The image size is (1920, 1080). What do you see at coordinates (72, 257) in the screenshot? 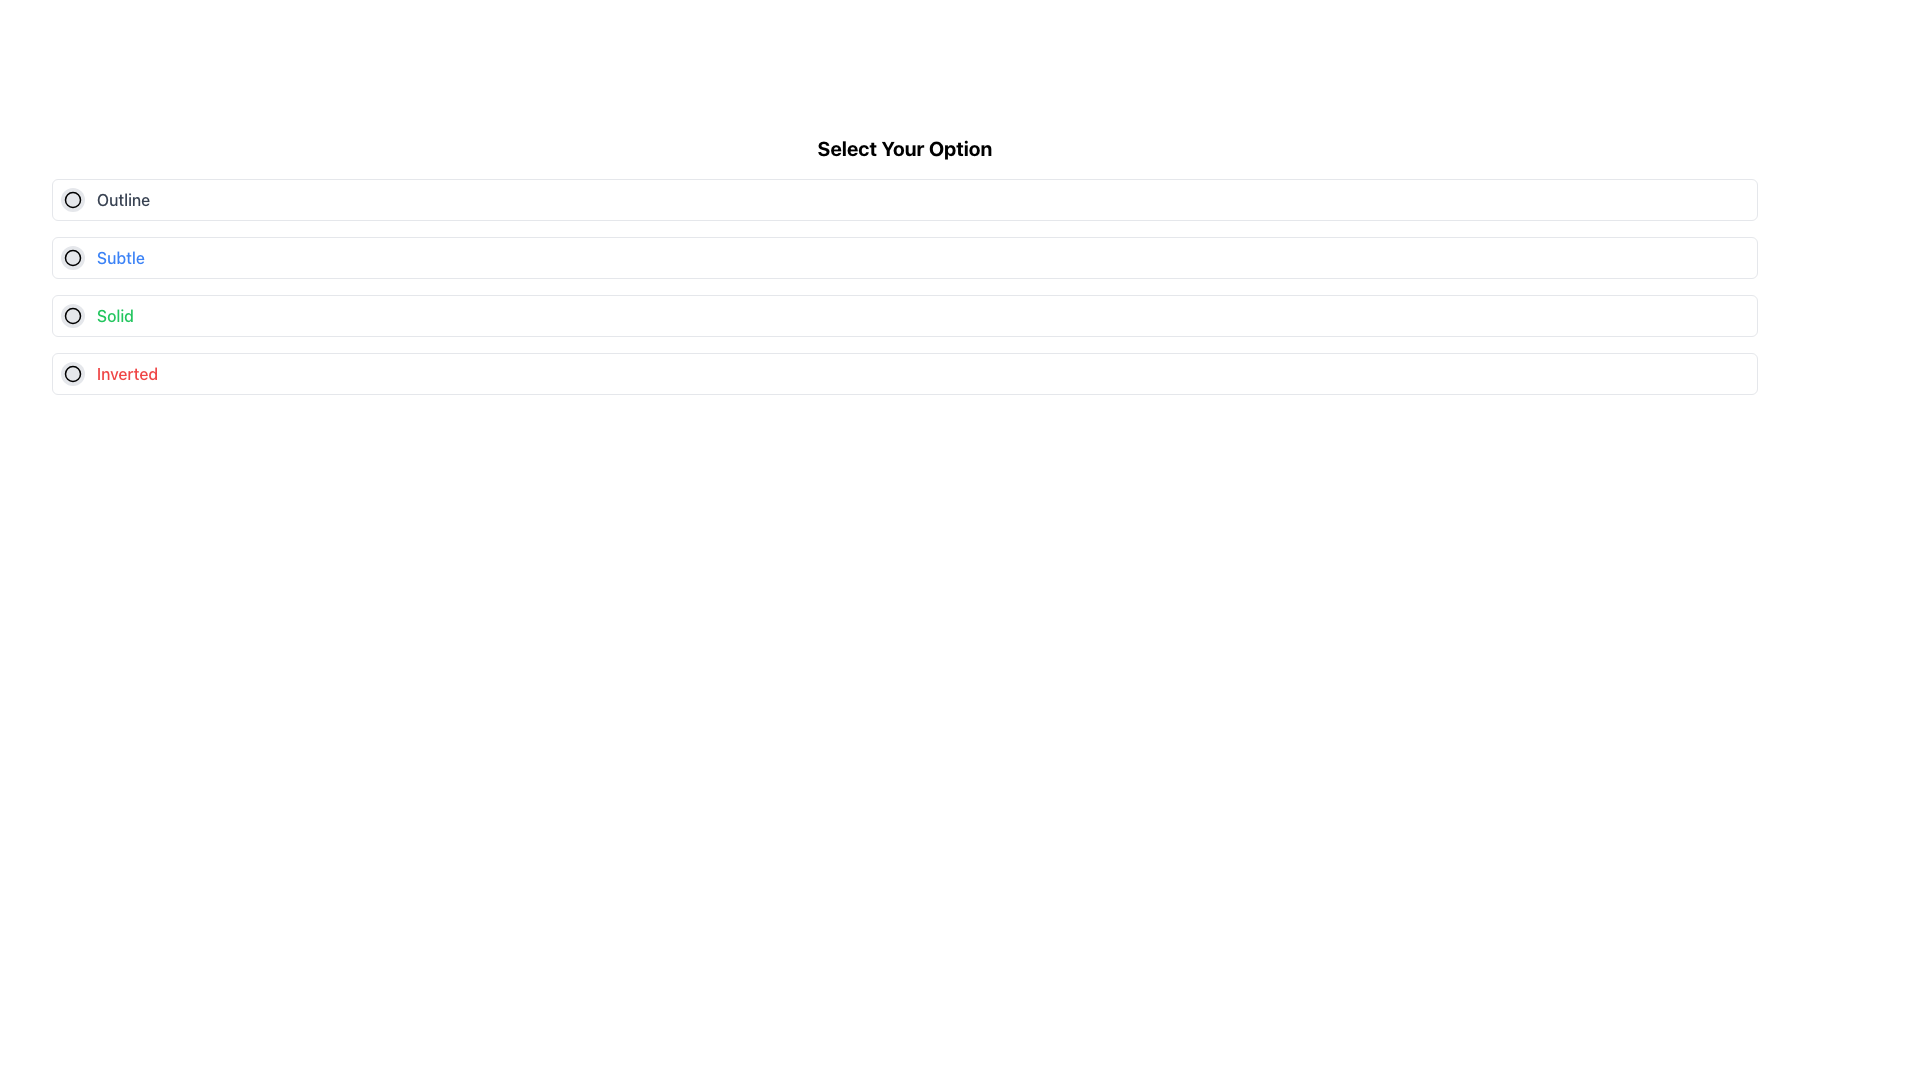
I see `the 'Subtle' radio button, which is a circular element with a black outline and a white interior, located to the left of the text label 'Subtle'` at bounding box center [72, 257].